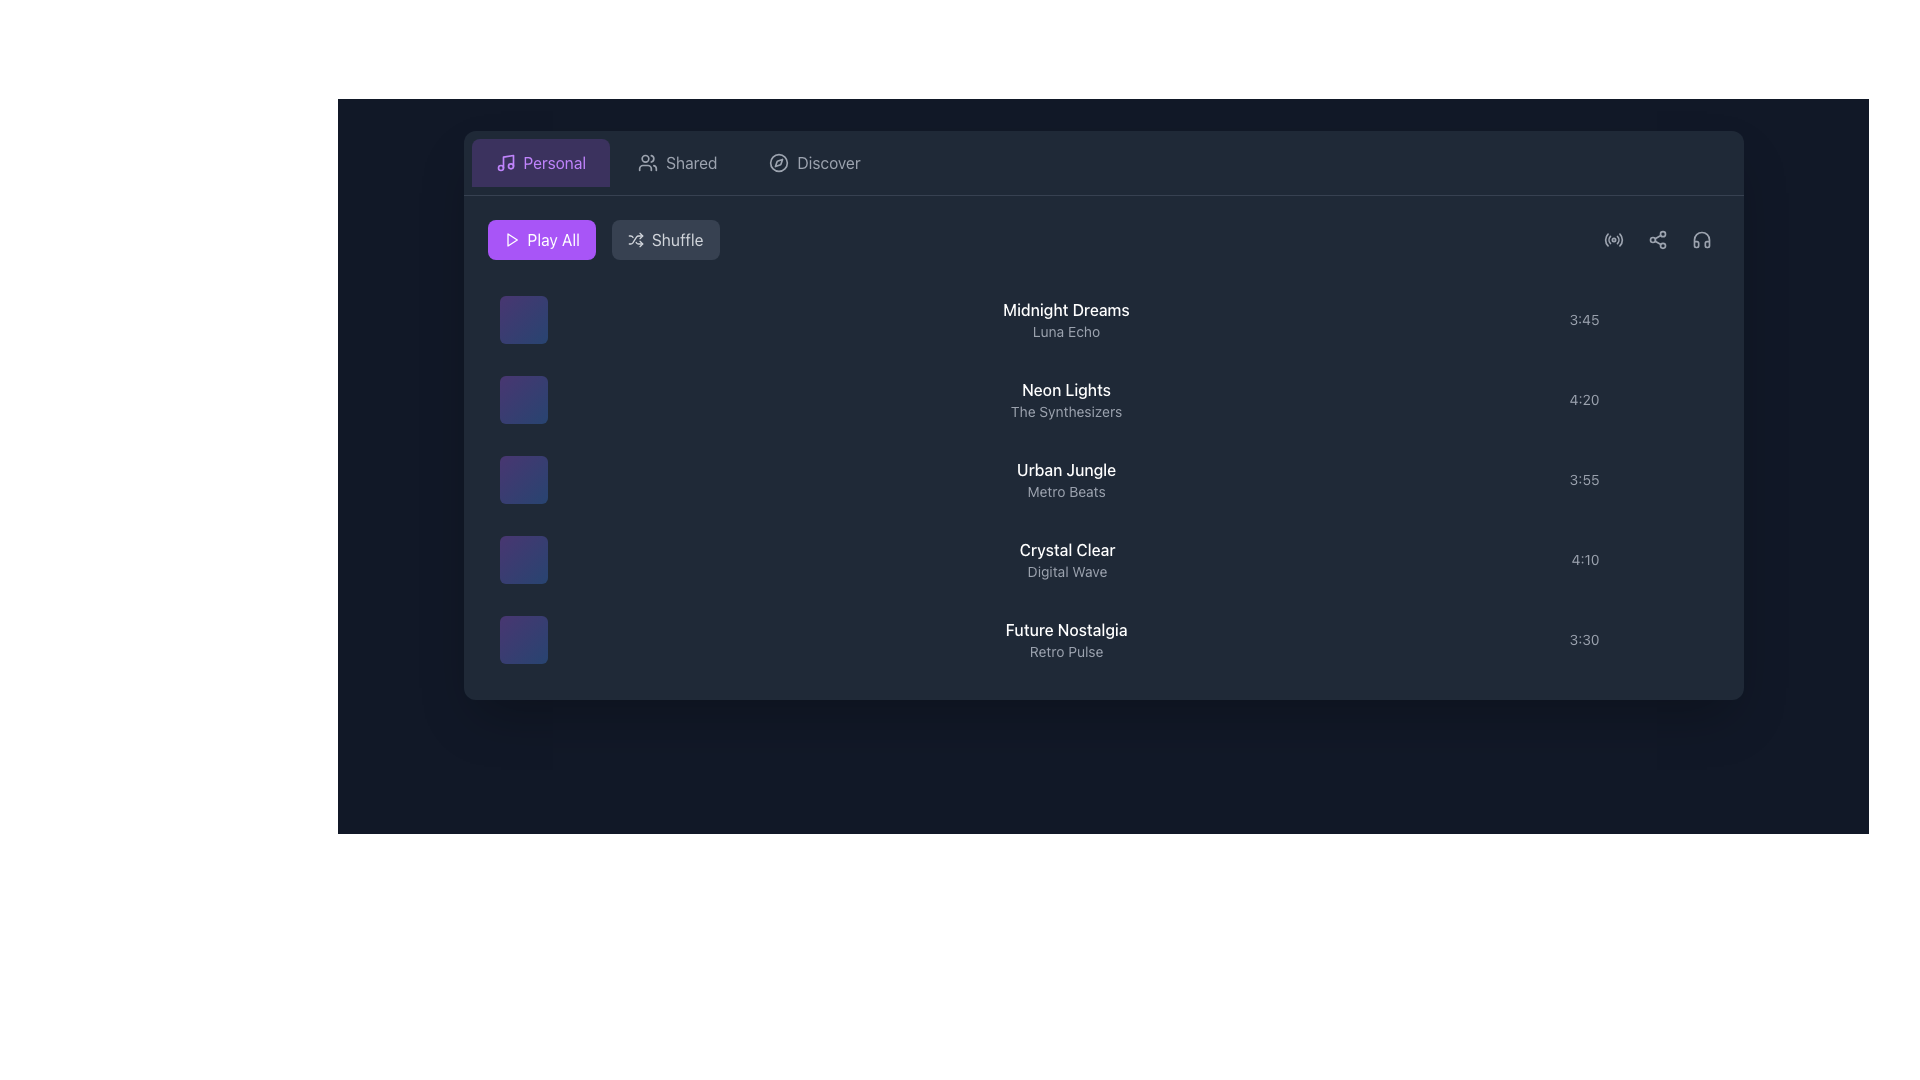 The image size is (1920, 1080). What do you see at coordinates (541, 238) in the screenshot?
I see `the 'Play All' button with a purple background, which is positioned to the left of the 'Shuffle' button` at bounding box center [541, 238].